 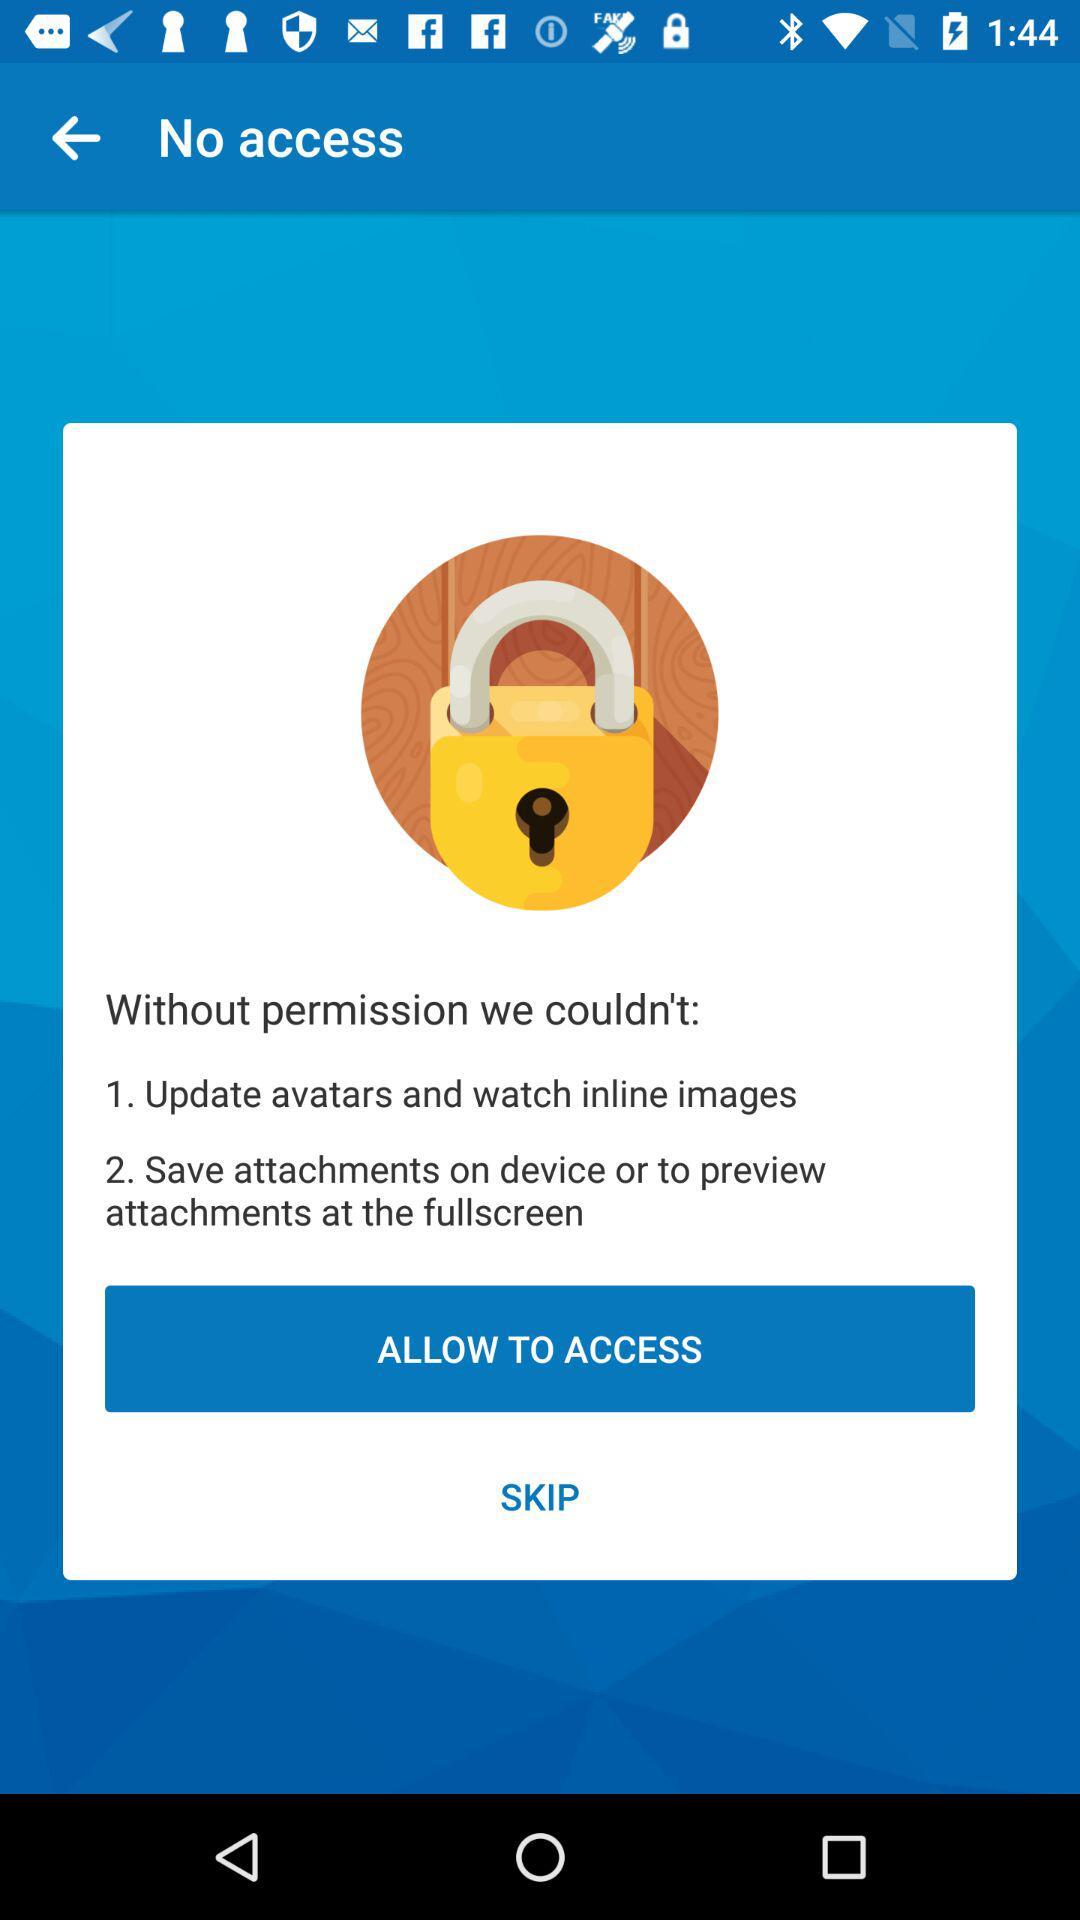 What do you see at coordinates (540, 1496) in the screenshot?
I see `the skip` at bounding box center [540, 1496].